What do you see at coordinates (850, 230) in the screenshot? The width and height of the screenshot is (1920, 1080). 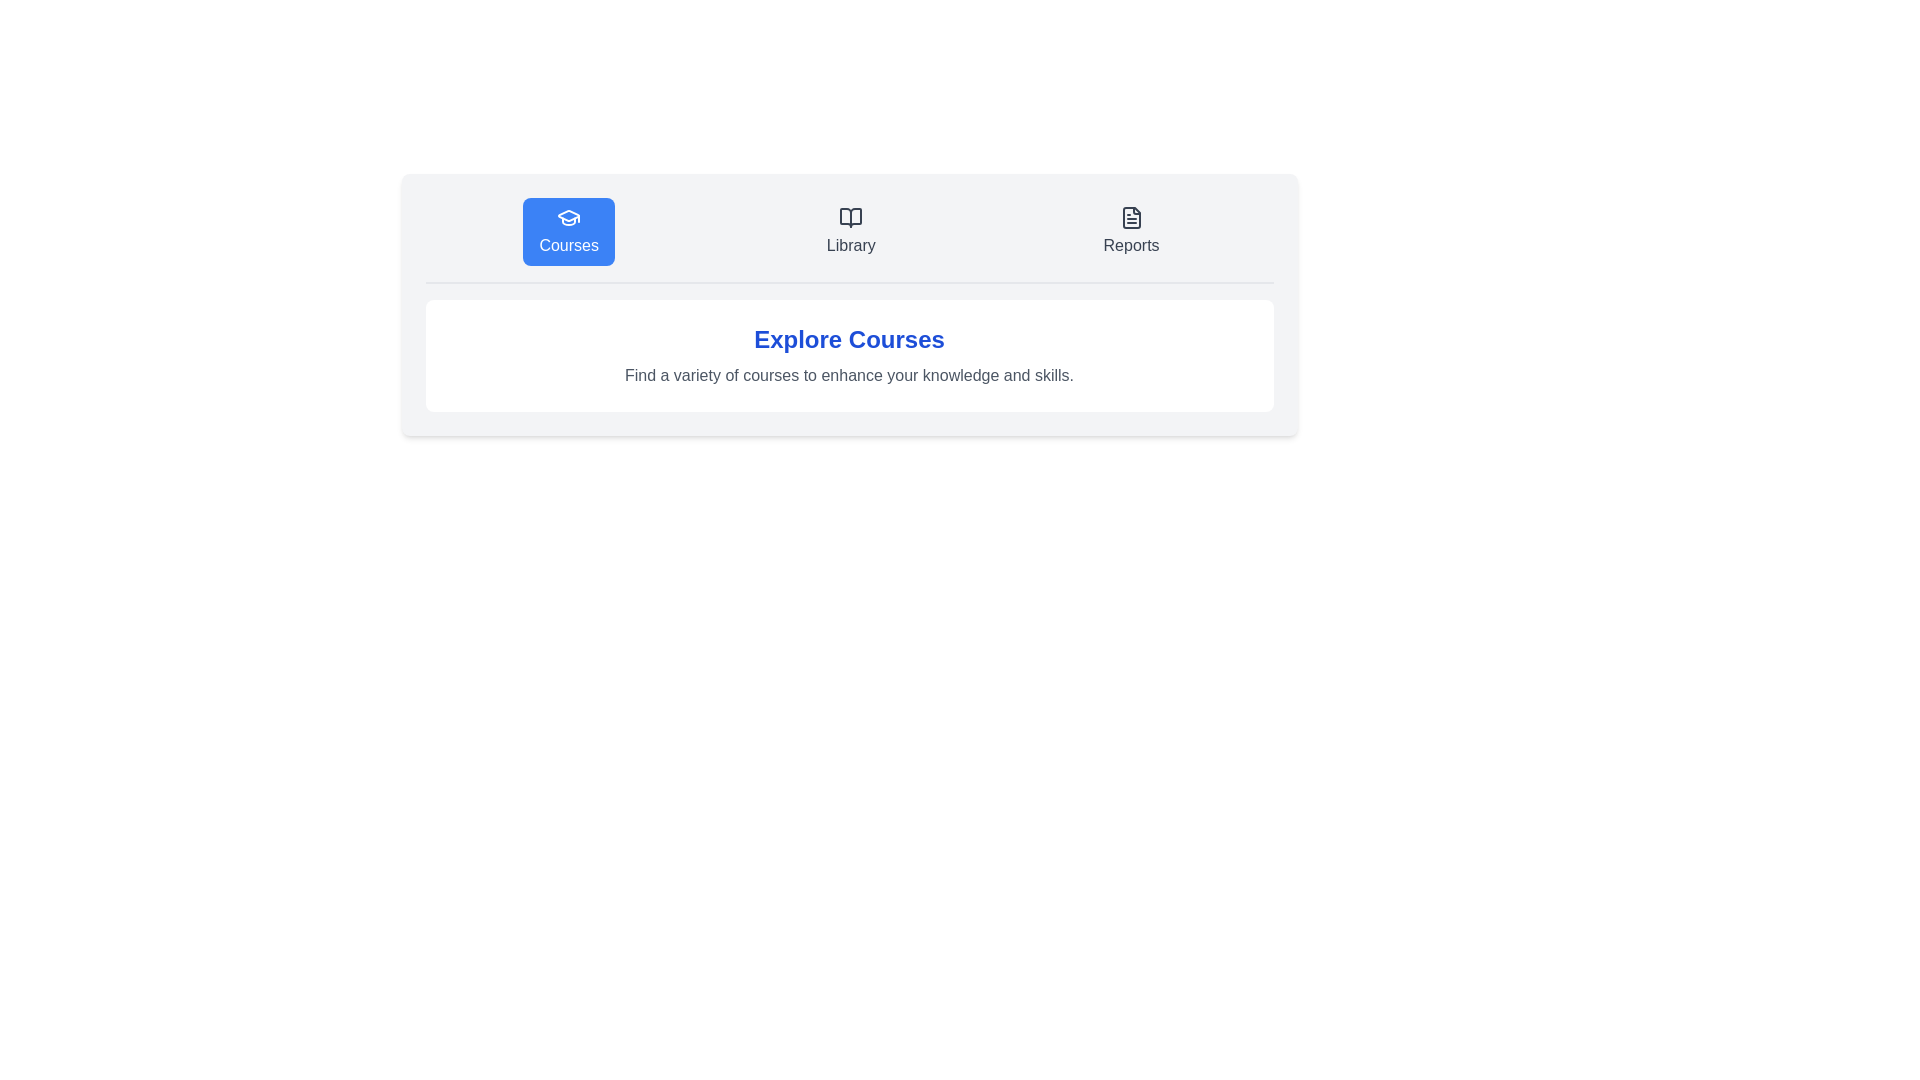 I see `the Library tab to view its content` at bounding box center [850, 230].